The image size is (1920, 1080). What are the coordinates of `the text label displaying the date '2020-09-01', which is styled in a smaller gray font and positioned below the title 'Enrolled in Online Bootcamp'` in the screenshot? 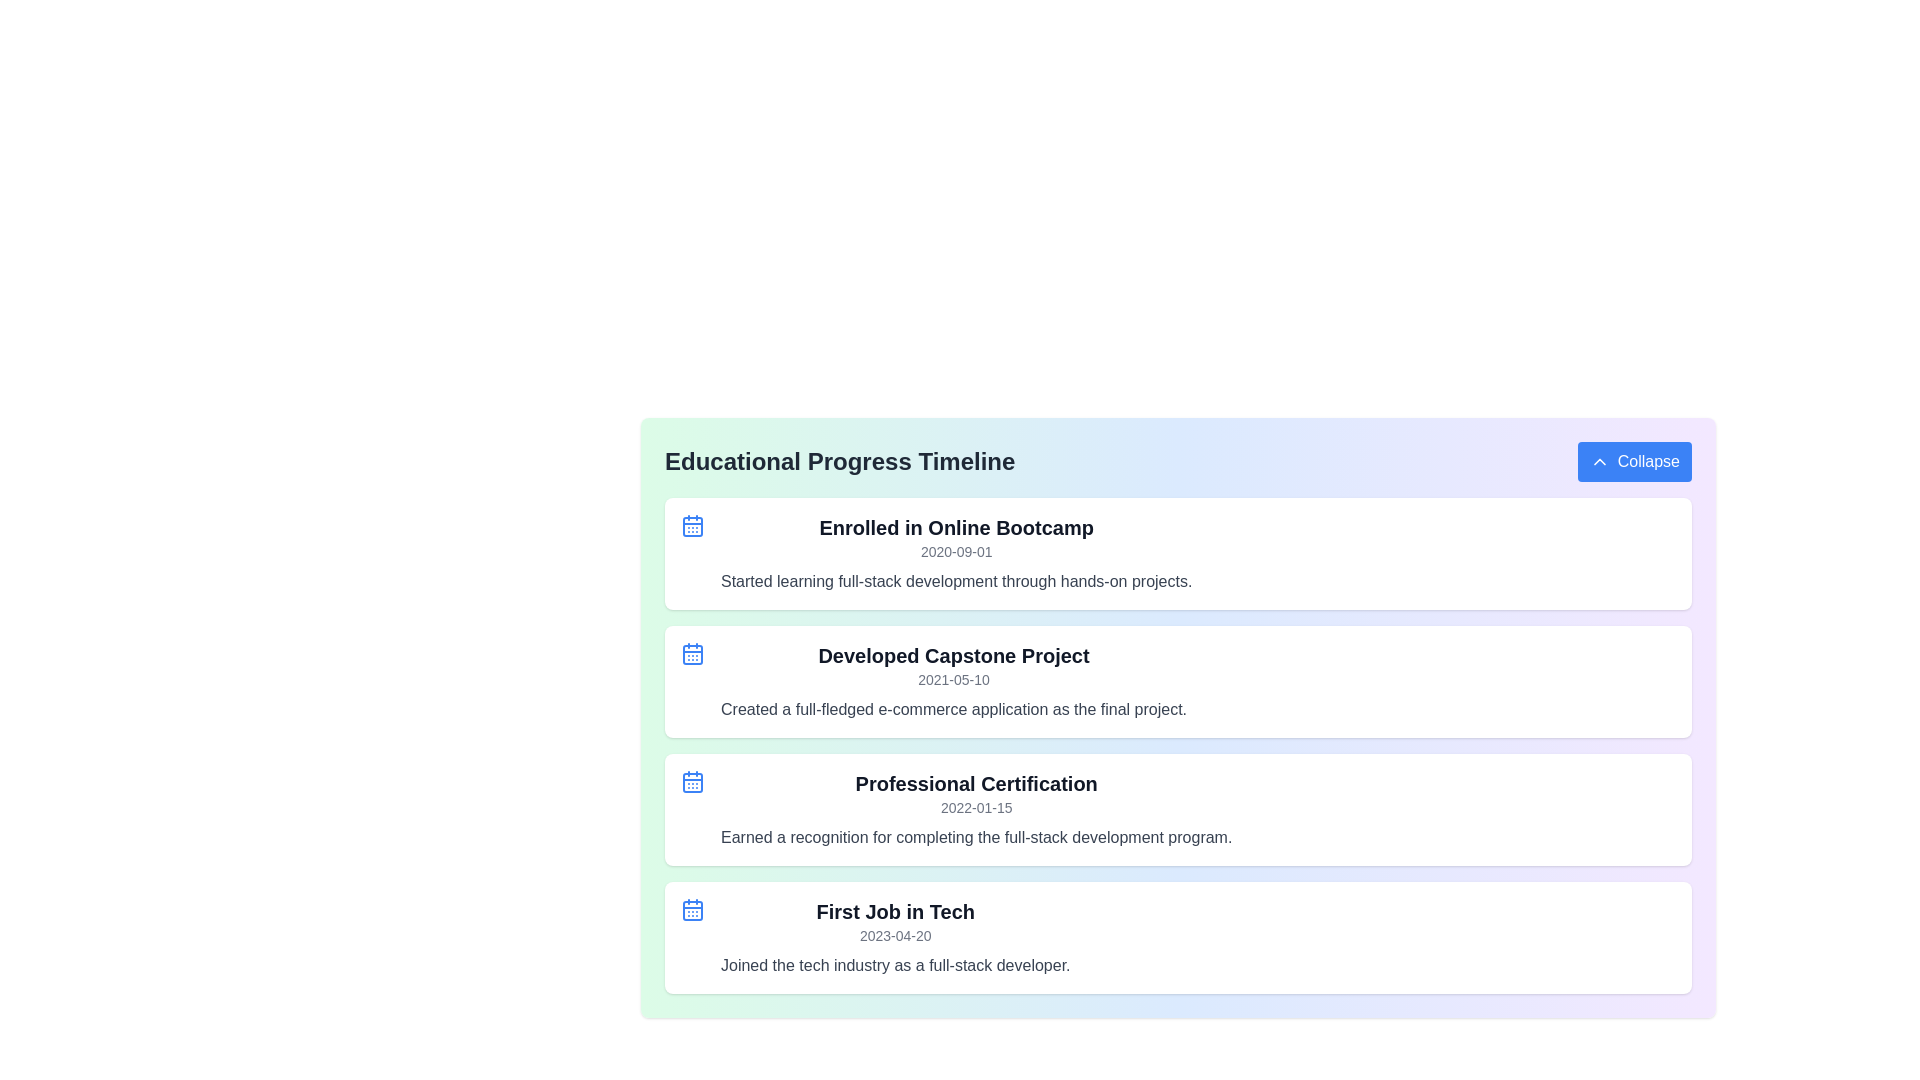 It's located at (955, 551).